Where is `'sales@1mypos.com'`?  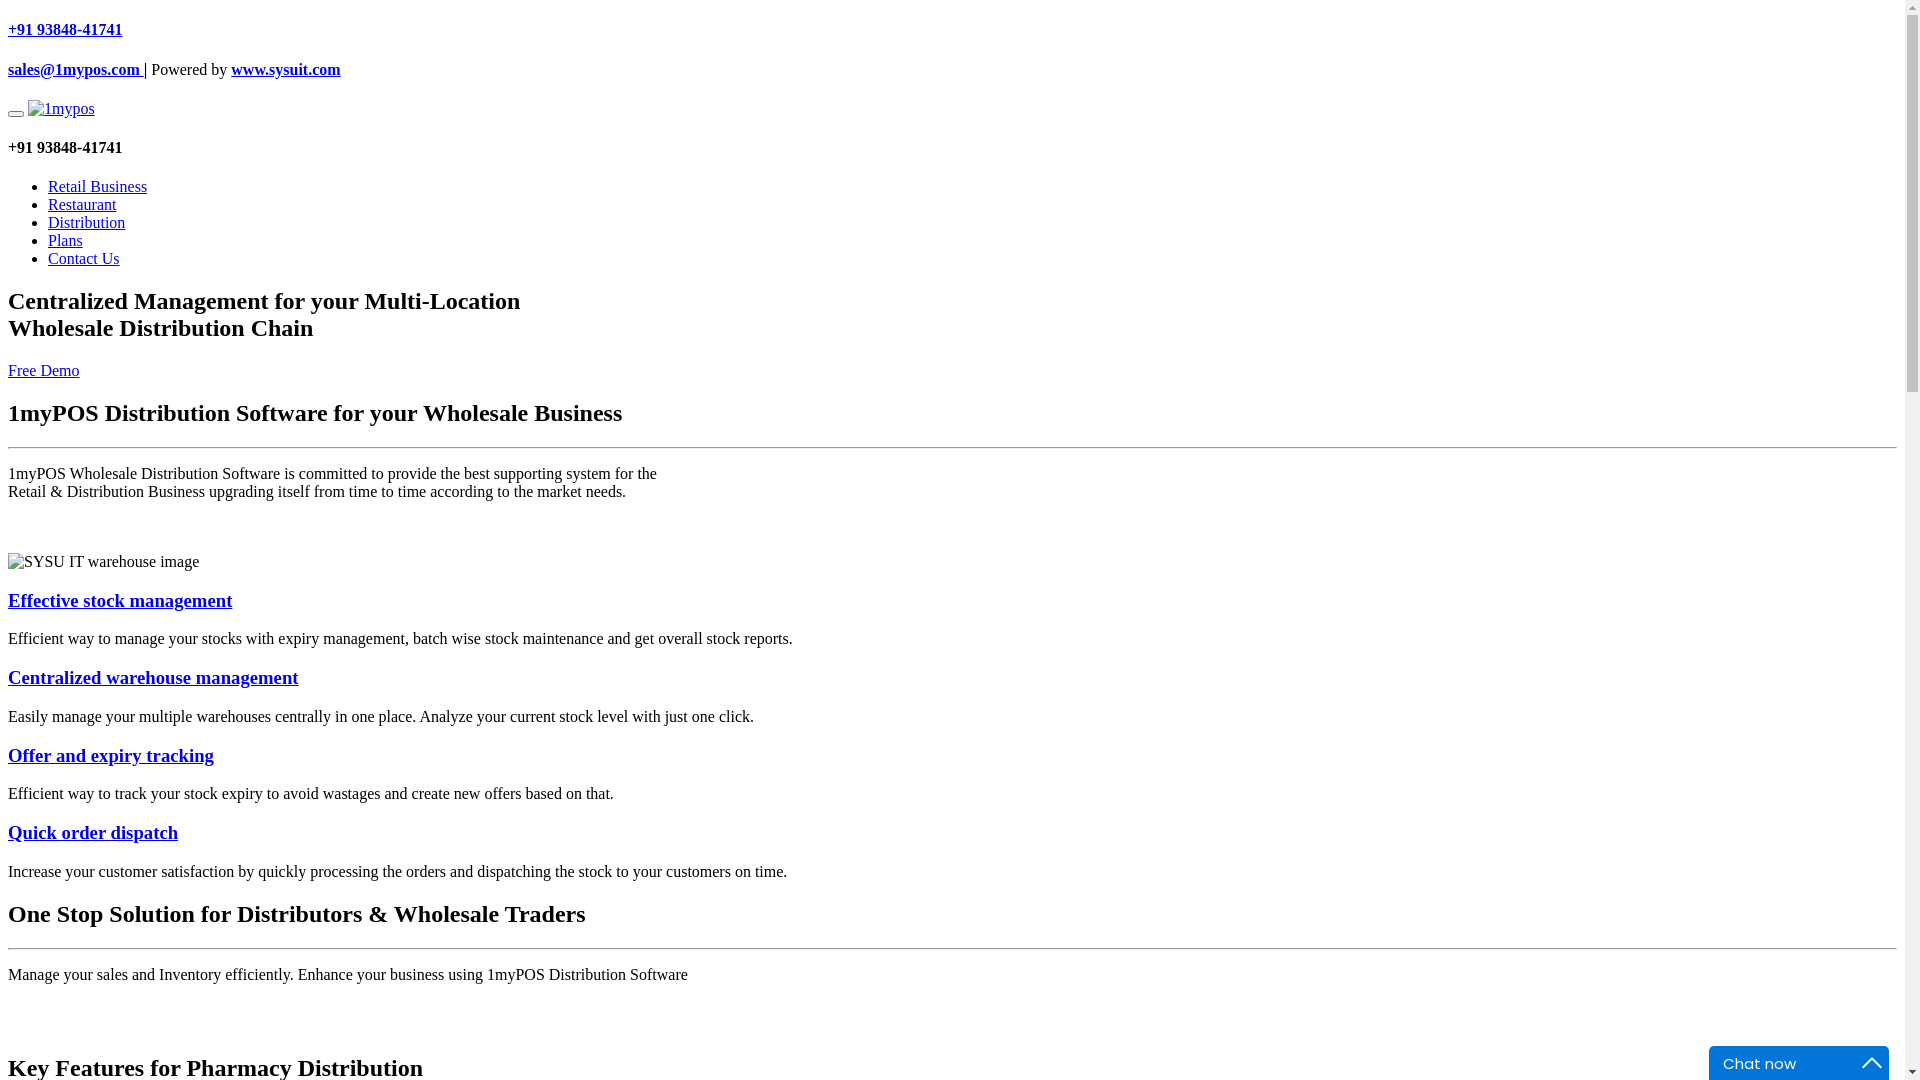 'sales@1mypos.com' is located at coordinates (76, 68).